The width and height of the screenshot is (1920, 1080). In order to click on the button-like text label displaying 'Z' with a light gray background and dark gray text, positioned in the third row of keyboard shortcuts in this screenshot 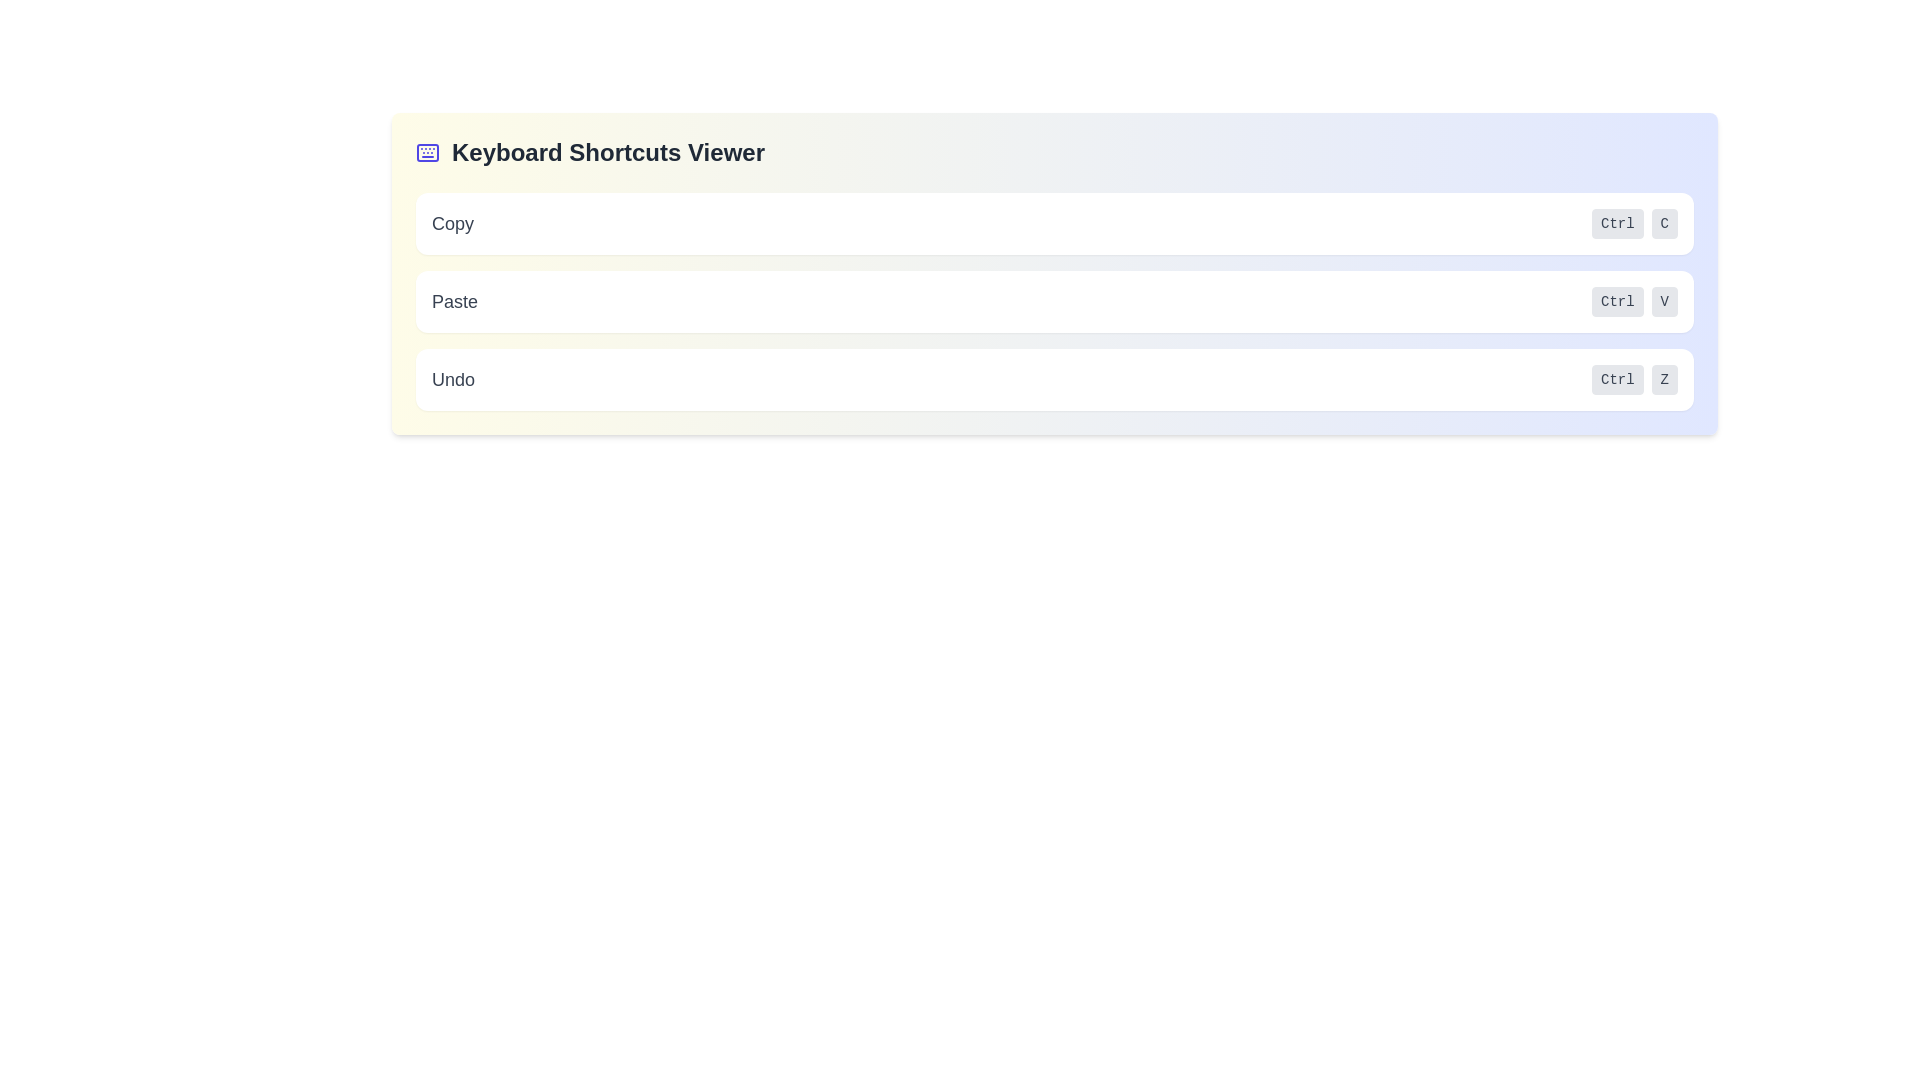, I will do `click(1664, 380)`.